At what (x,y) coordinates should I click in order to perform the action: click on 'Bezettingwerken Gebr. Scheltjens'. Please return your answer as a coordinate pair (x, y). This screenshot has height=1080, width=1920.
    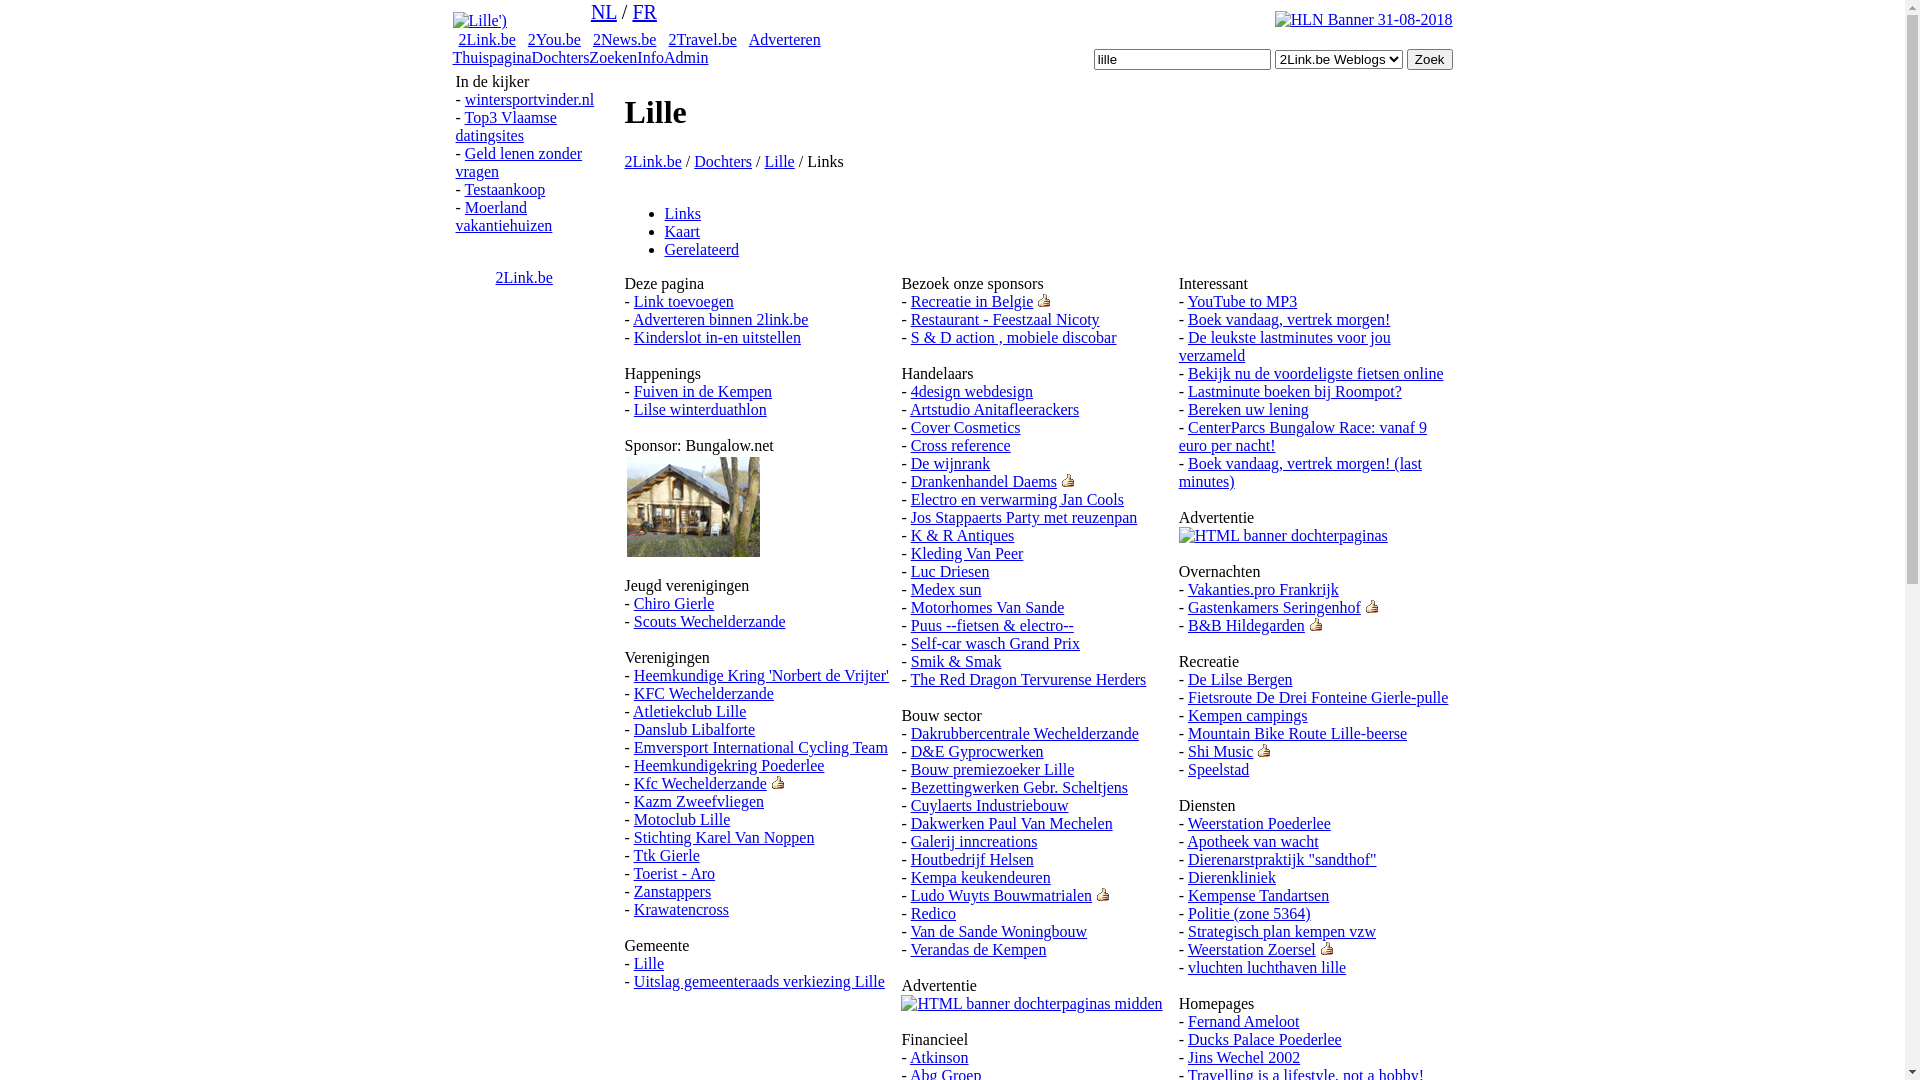
    Looking at the image, I should click on (1019, 786).